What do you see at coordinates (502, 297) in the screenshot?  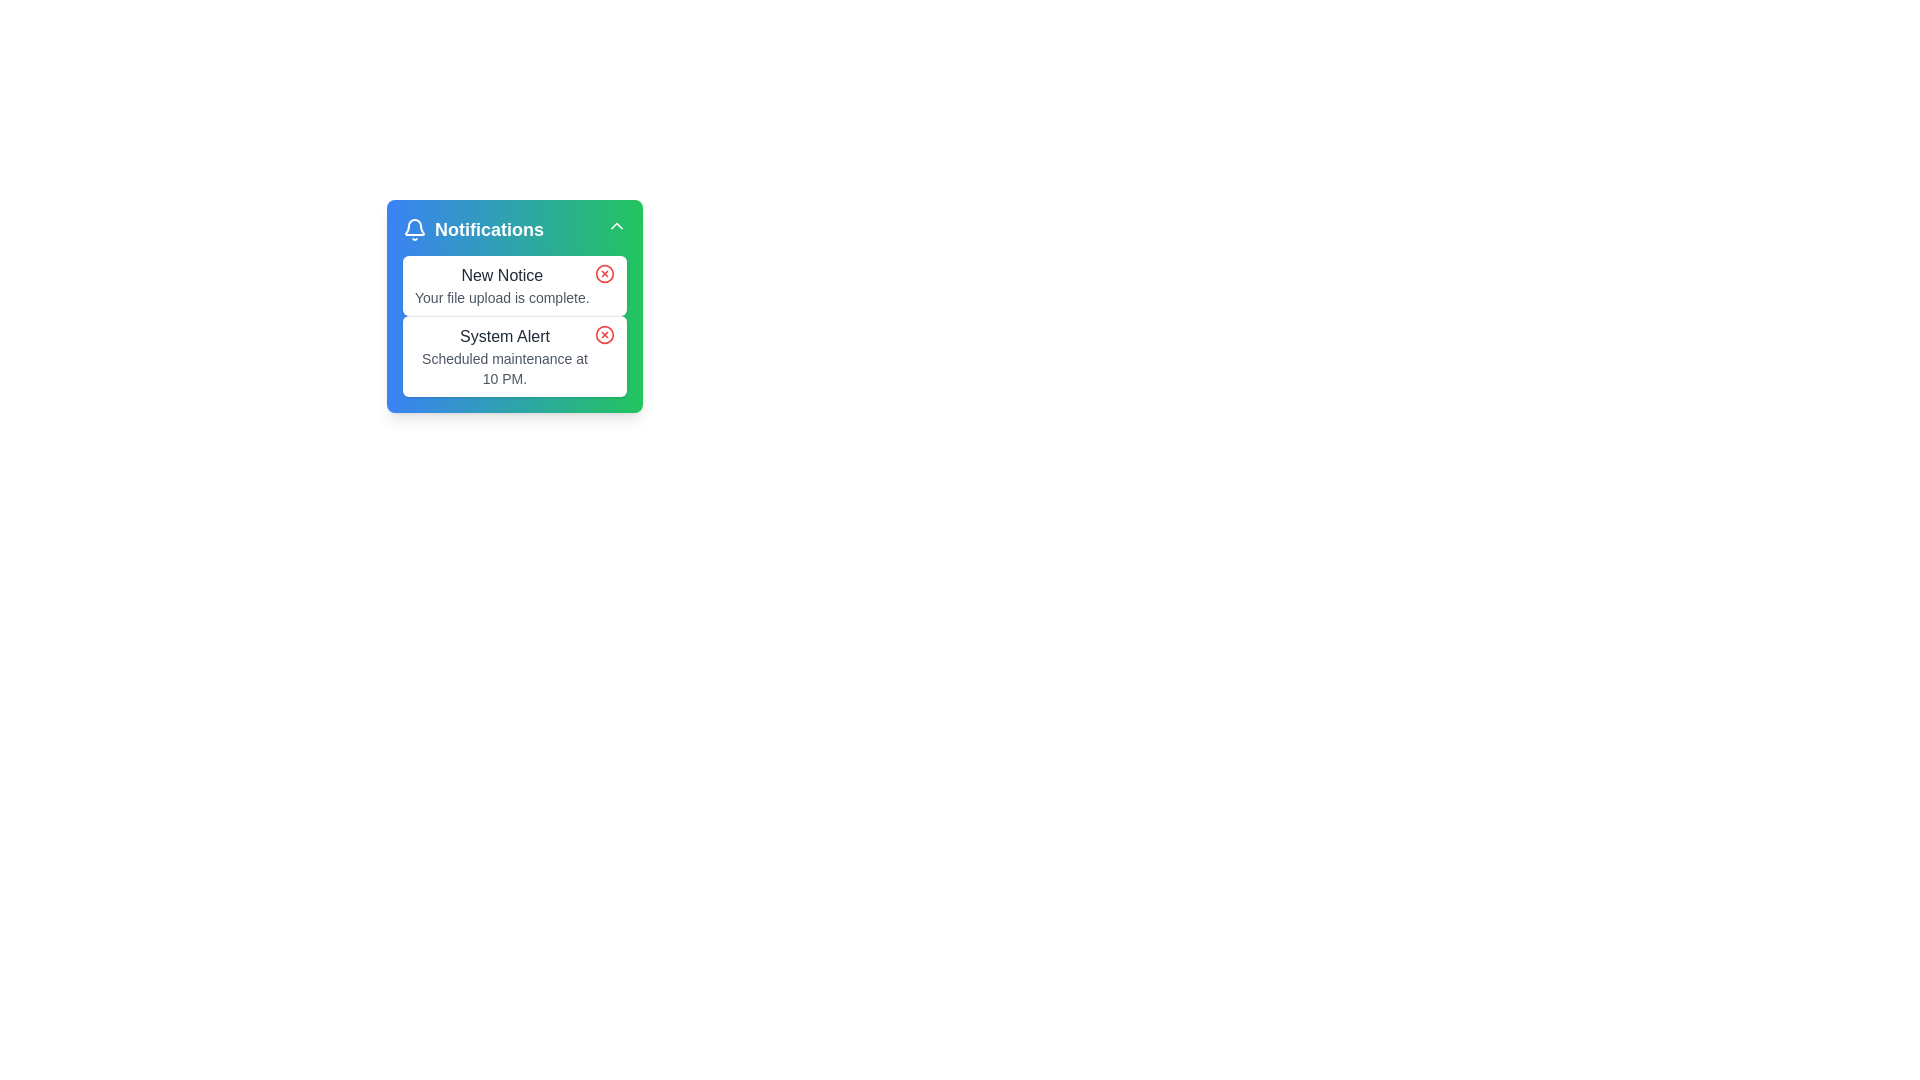 I see `text element displaying 'Your file upload is complete.' located beneath the 'New Notice' heading in the notification panel` at bounding box center [502, 297].